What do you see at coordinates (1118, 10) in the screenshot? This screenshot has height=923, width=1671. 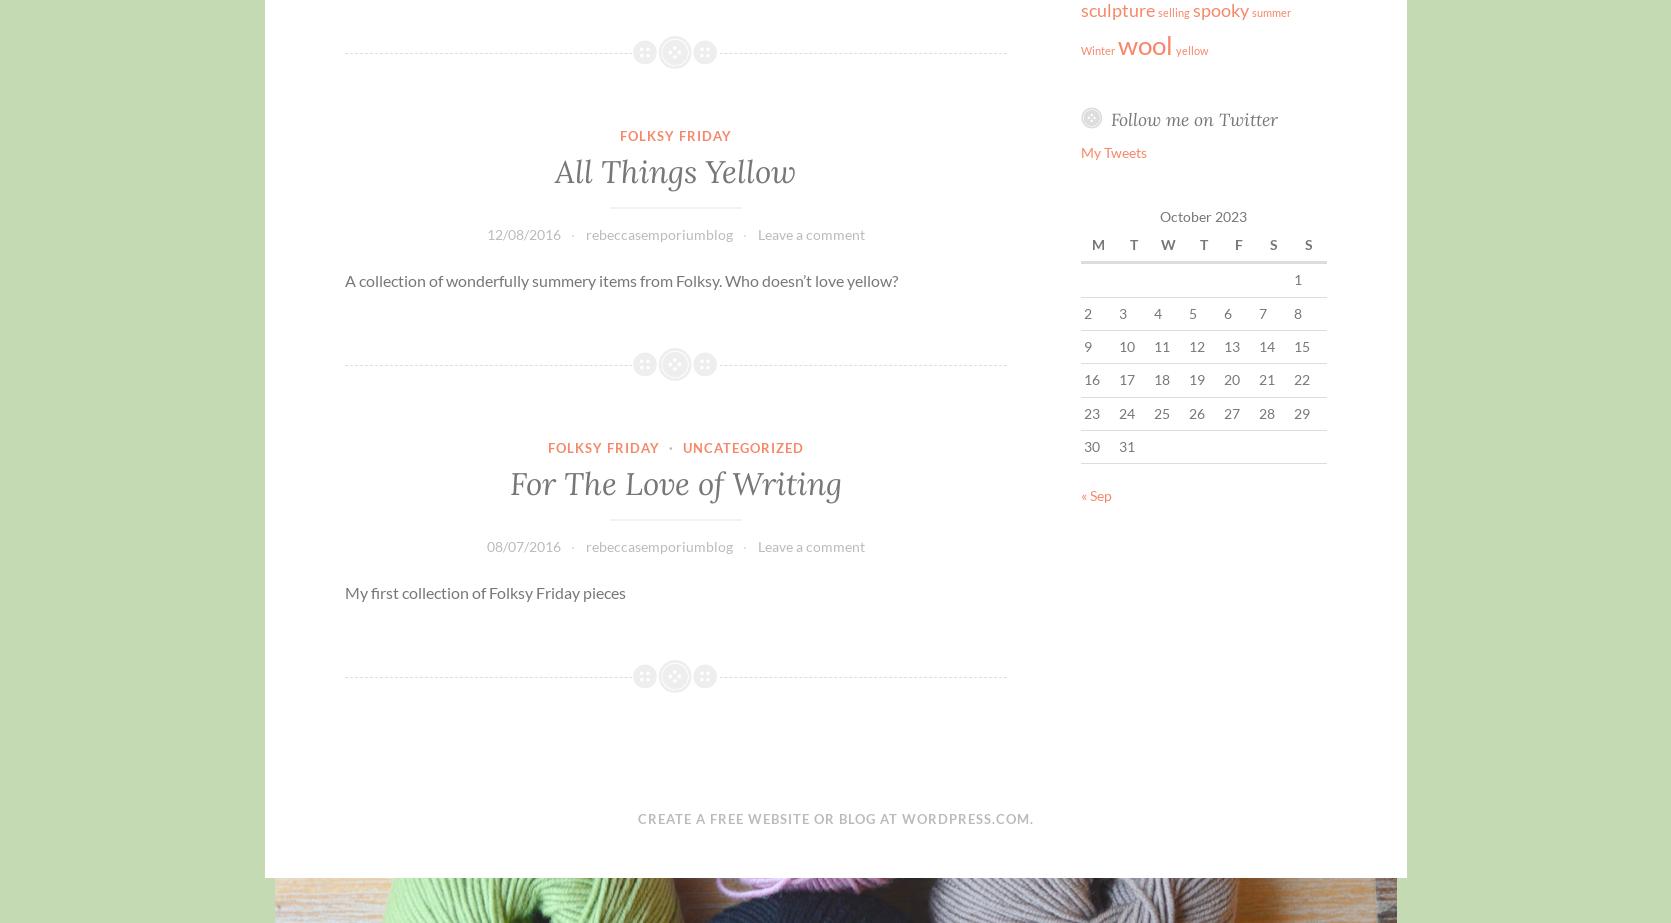 I see `'sculpture'` at bounding box center [1118, 10].